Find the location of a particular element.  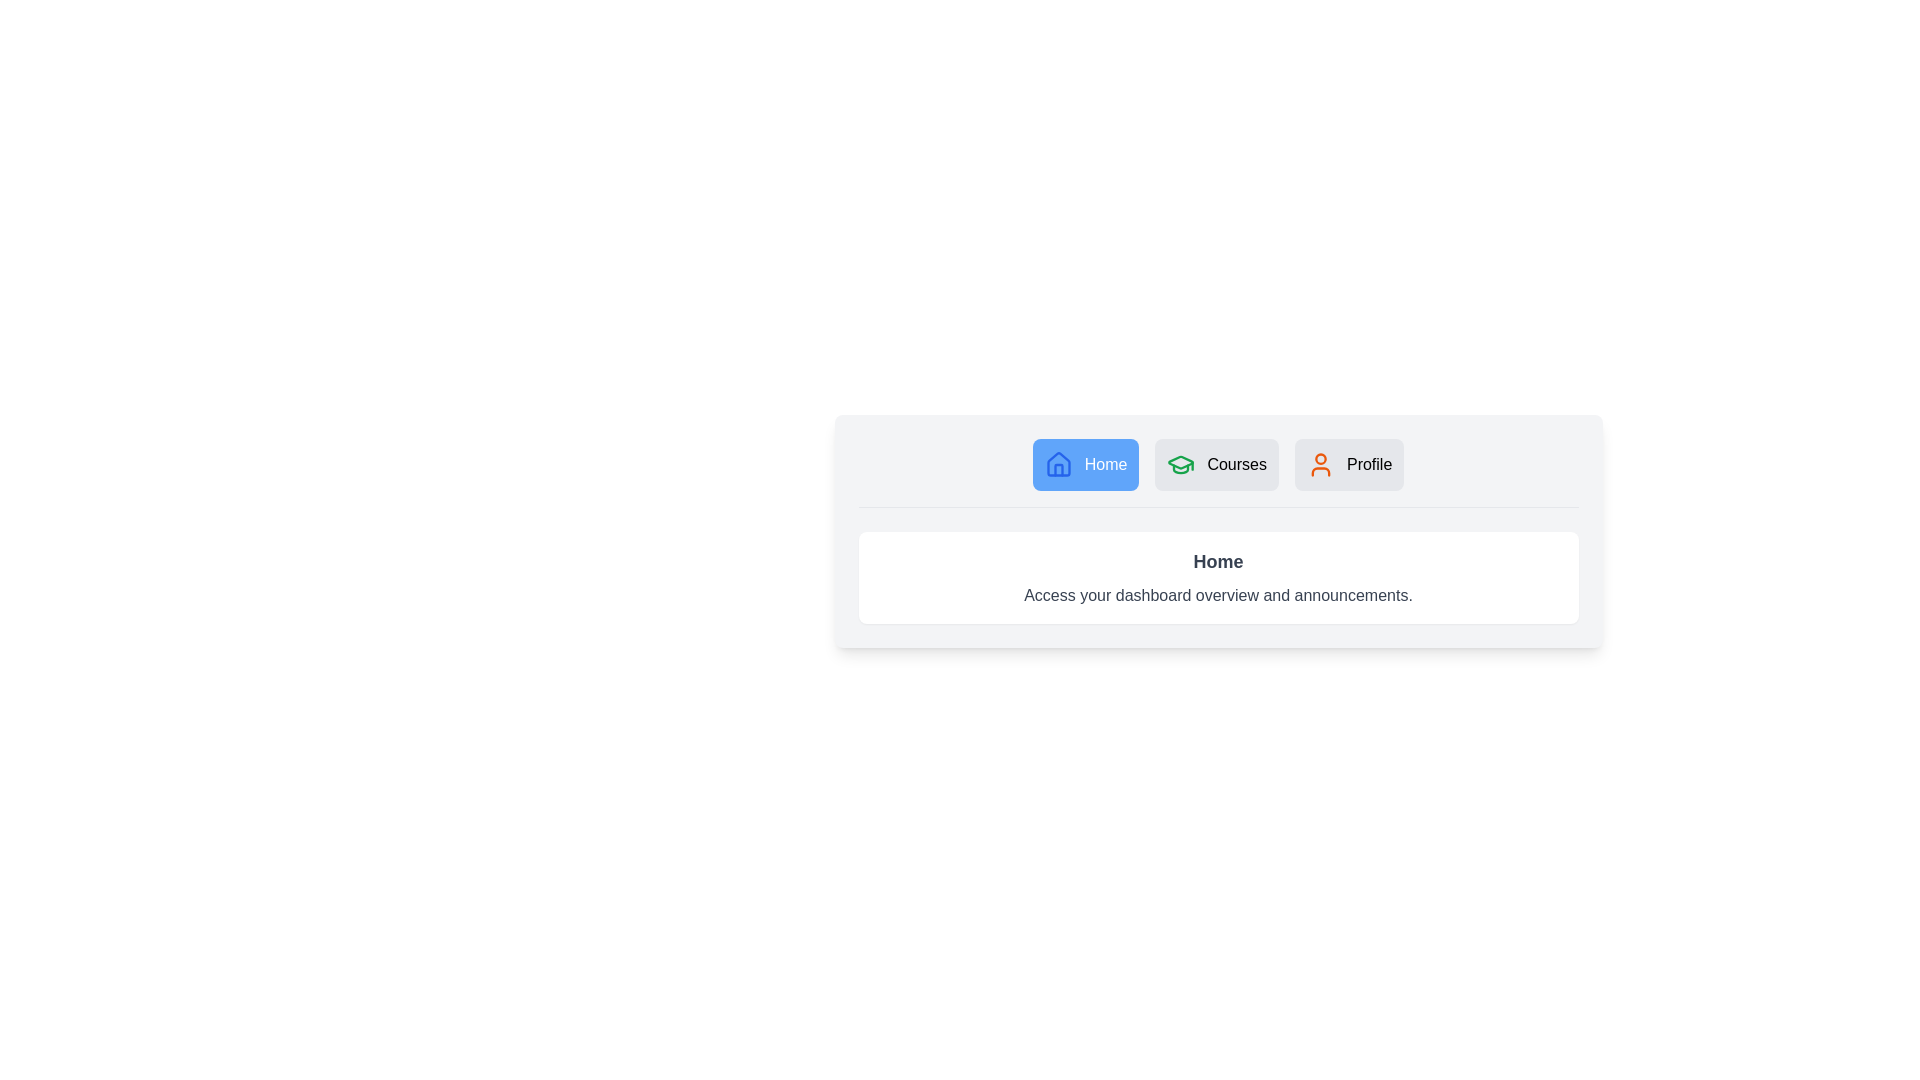

the Courses tab to activate it is located at coordinates (1216, 465).